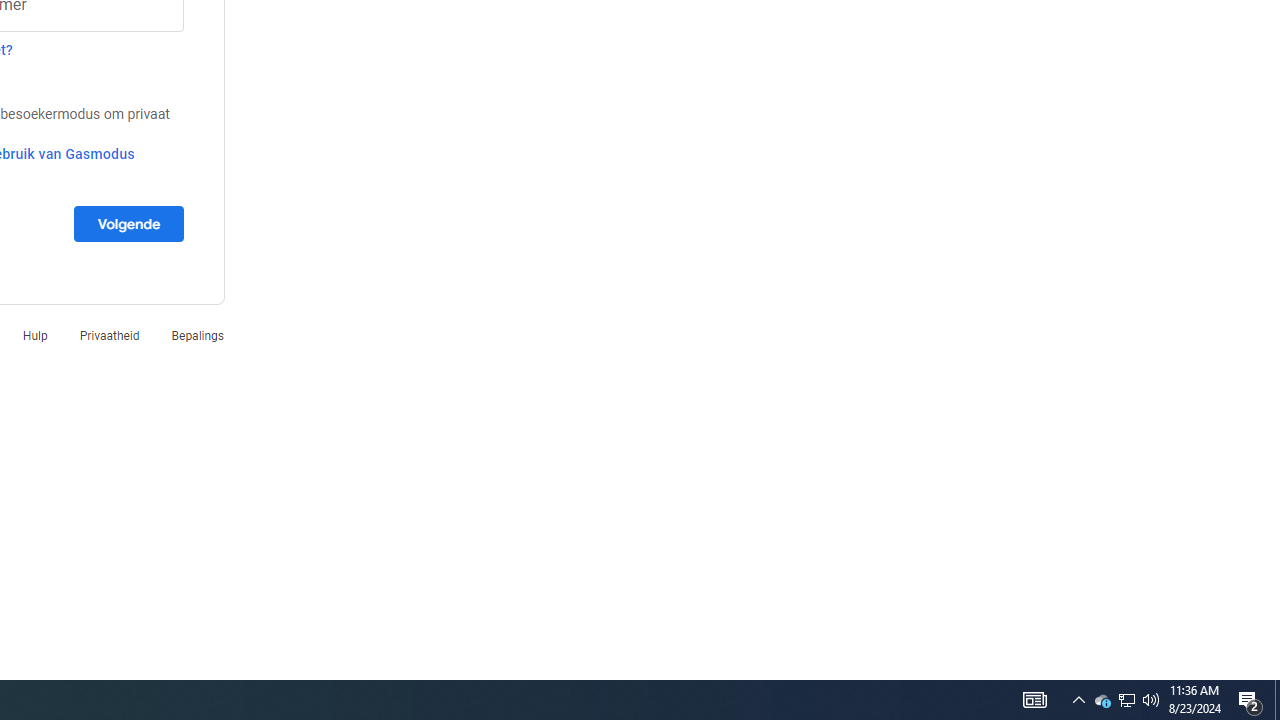 The width and height of the screenshot is (1280, 720). Describe the element at coordinates (35, 334) in the screenshot. I see `'Hulp'` at that location.